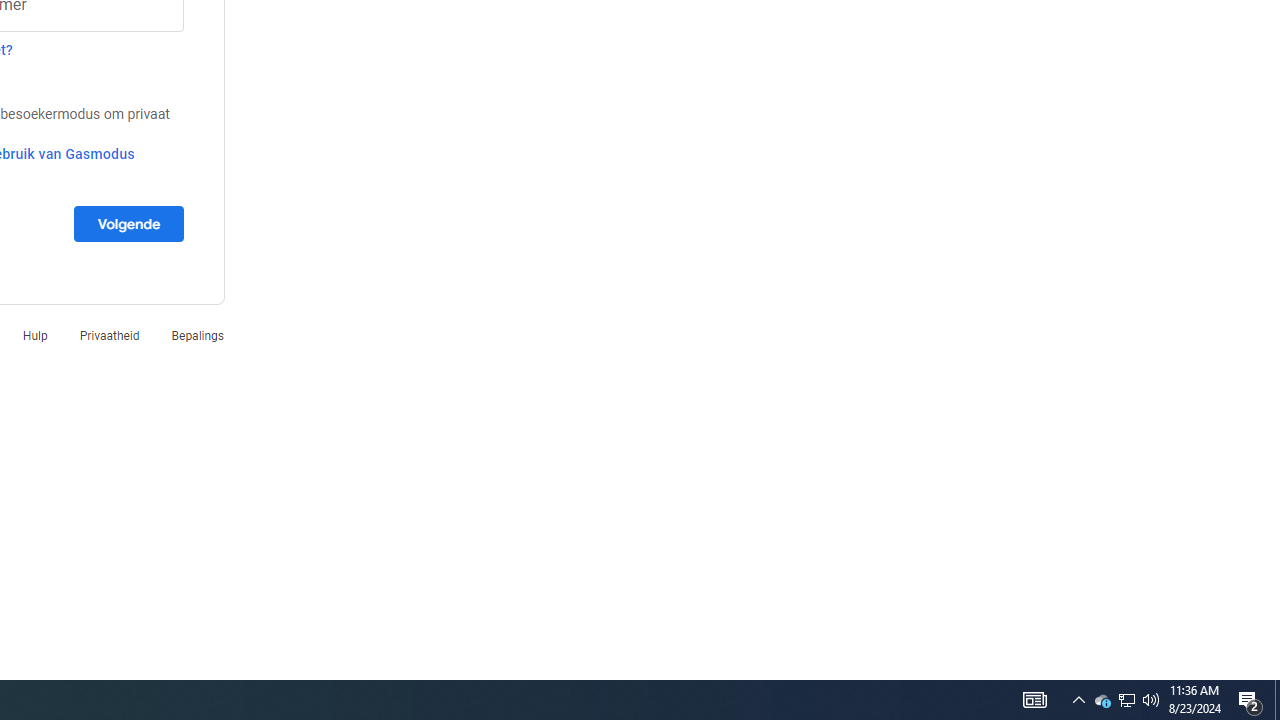 The width and height of the screenshot is (1280, 720). Describe the element at coordinates (35, 334) in the screenshot. I see `'Hulp'` at that location.